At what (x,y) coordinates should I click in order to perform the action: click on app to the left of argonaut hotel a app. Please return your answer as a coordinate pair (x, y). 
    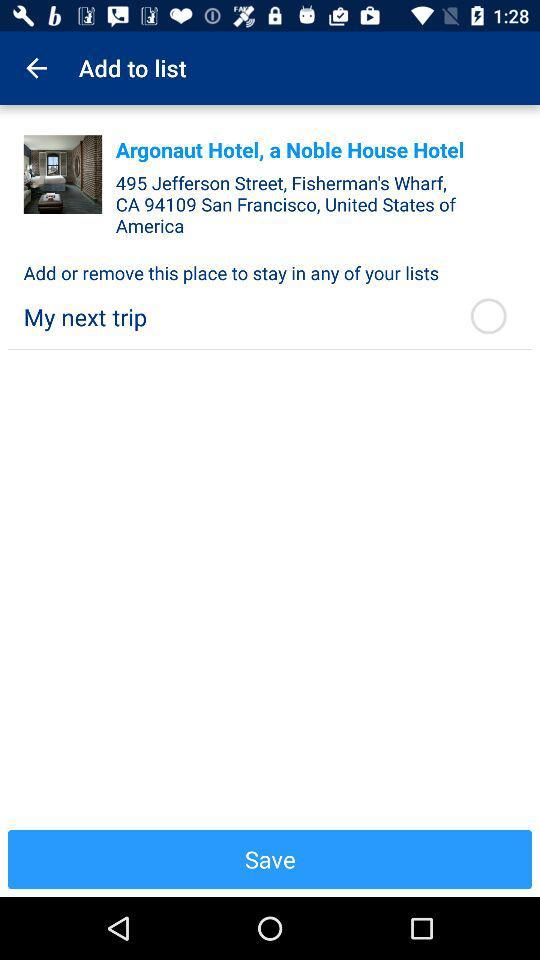
    Looking at the image, I should click on (63, 173).